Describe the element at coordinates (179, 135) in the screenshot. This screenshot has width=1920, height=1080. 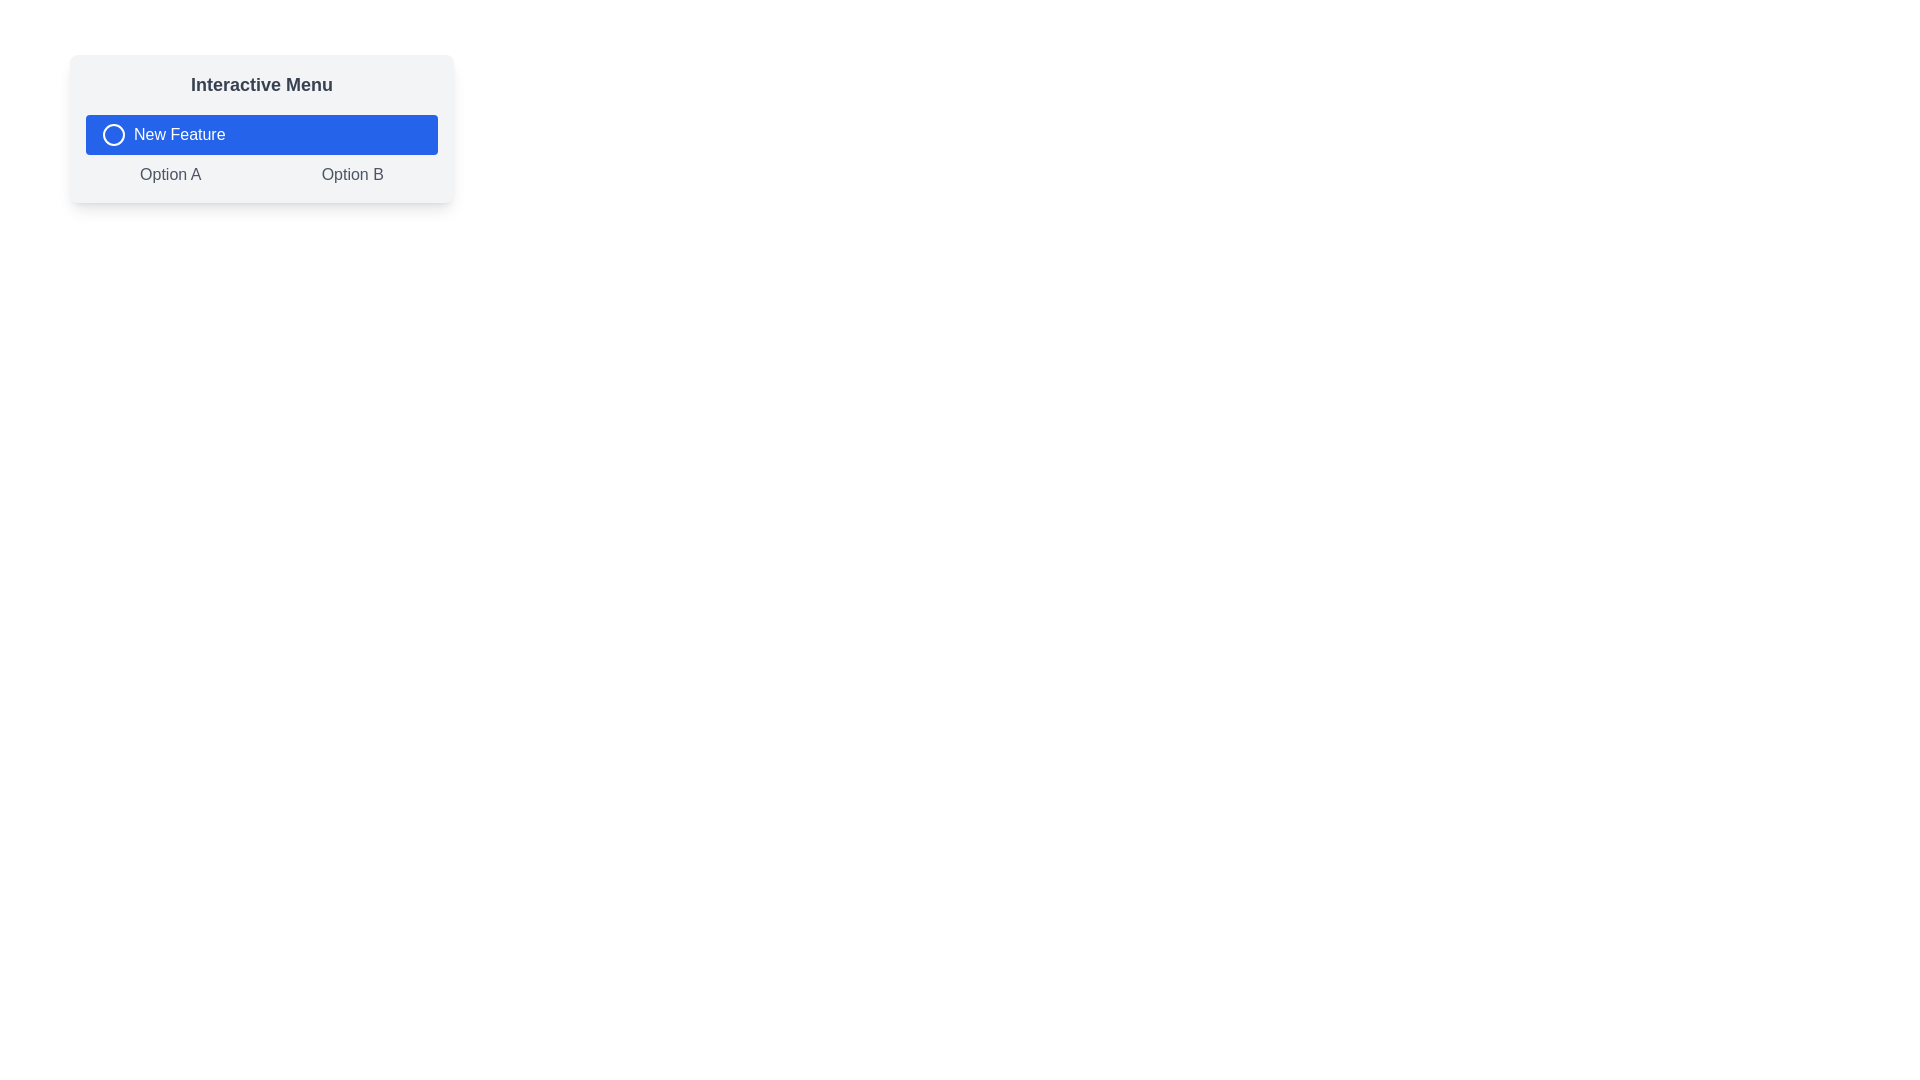
I see `the 'New Feature' text label located on the blue button in the 'Interactive Menu', positioned to the right of a circular icon` at that location.